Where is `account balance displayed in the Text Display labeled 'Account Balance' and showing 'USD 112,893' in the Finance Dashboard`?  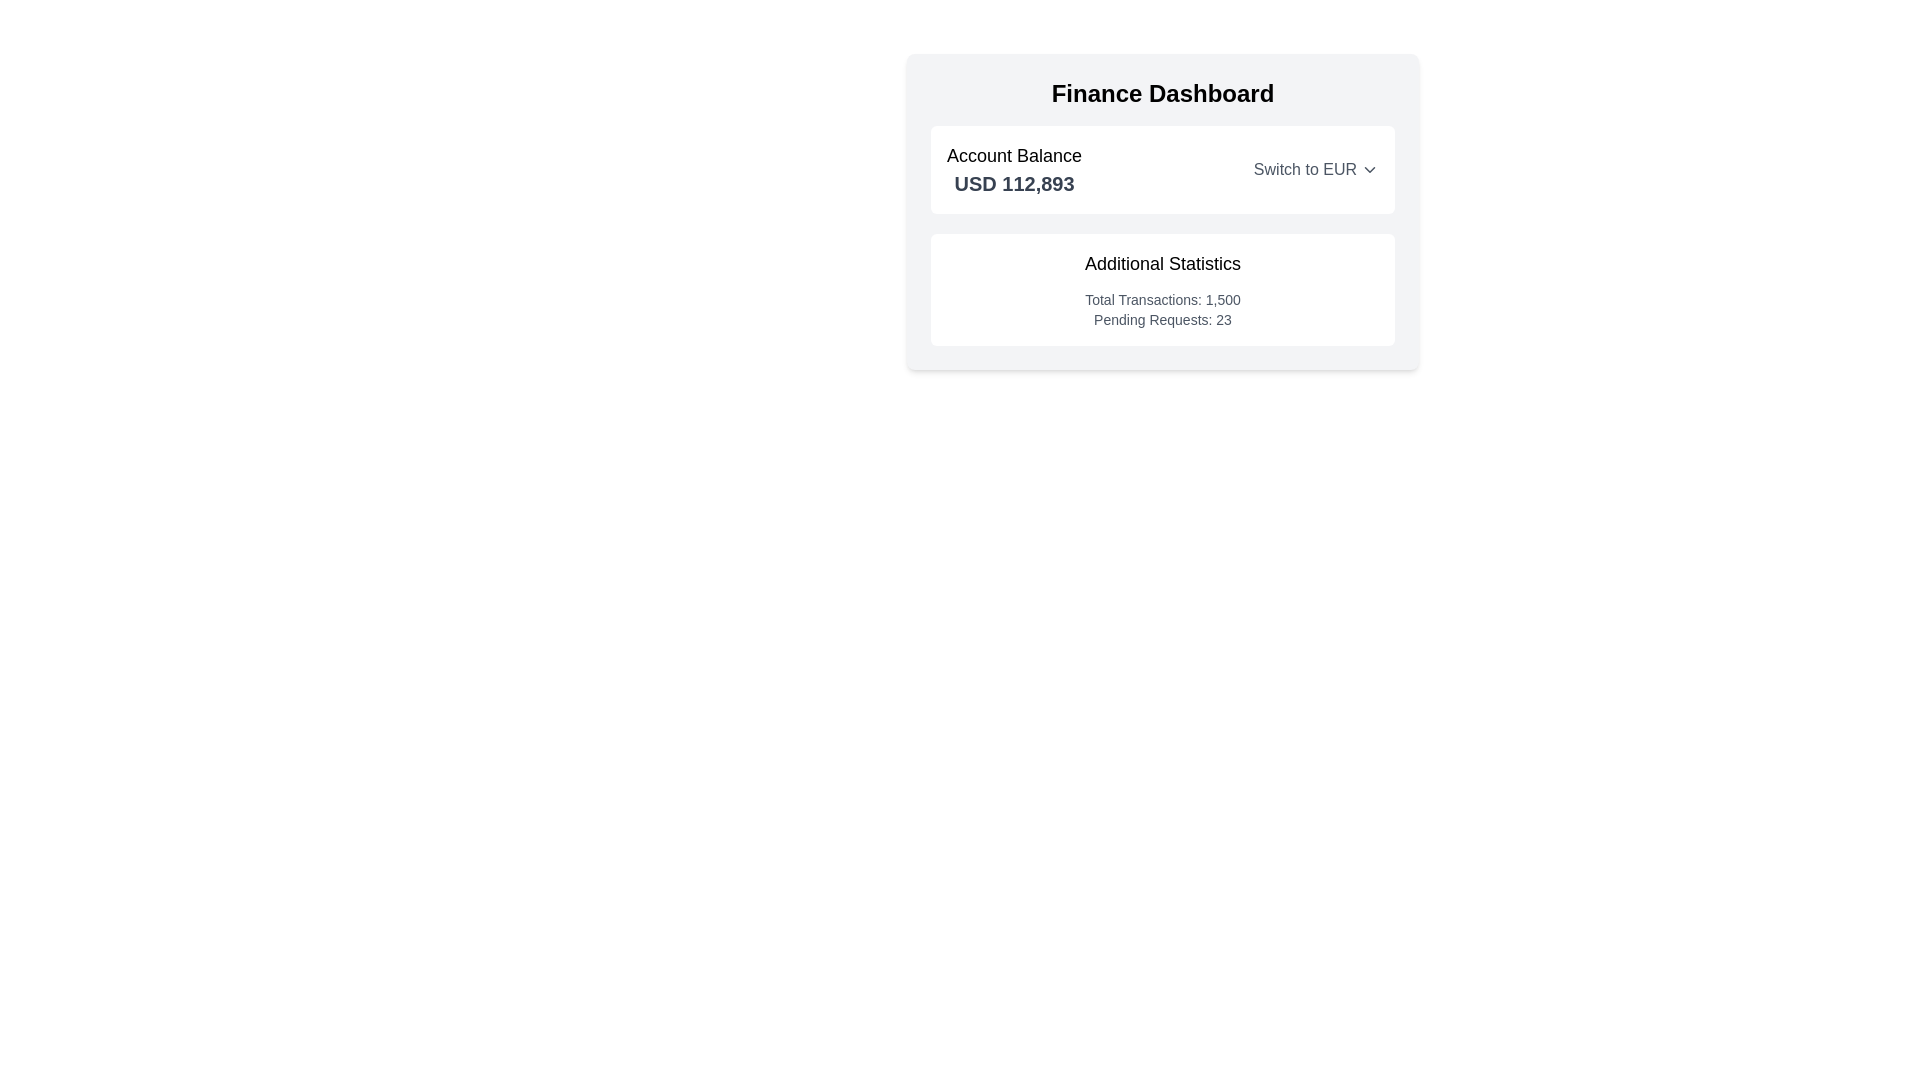
account balance displayed in the Text Display labeled 'Account Balance' and showing 'USD 112,893' in the Finance Dashboard is located at coordinates (1014, 168).